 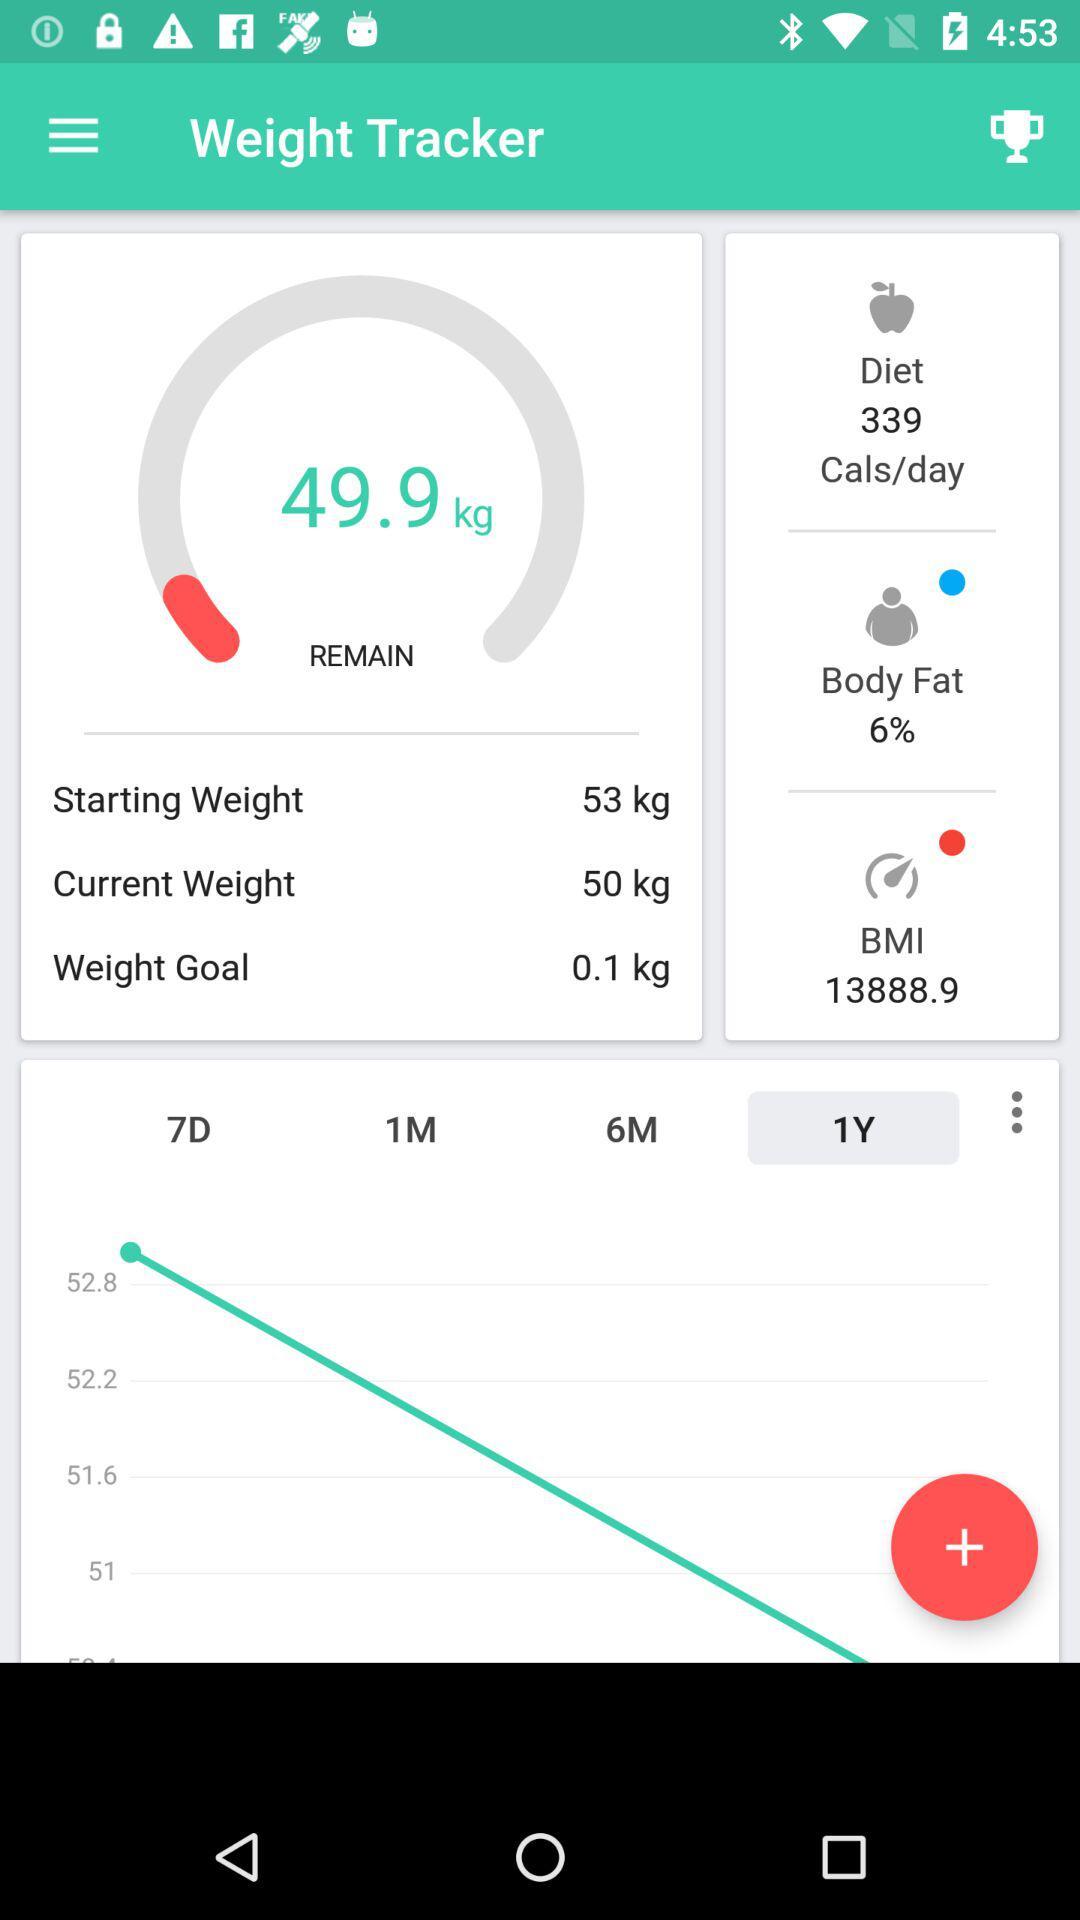 I want to click on icon below 1y icon, so click(x=963, y=1546).